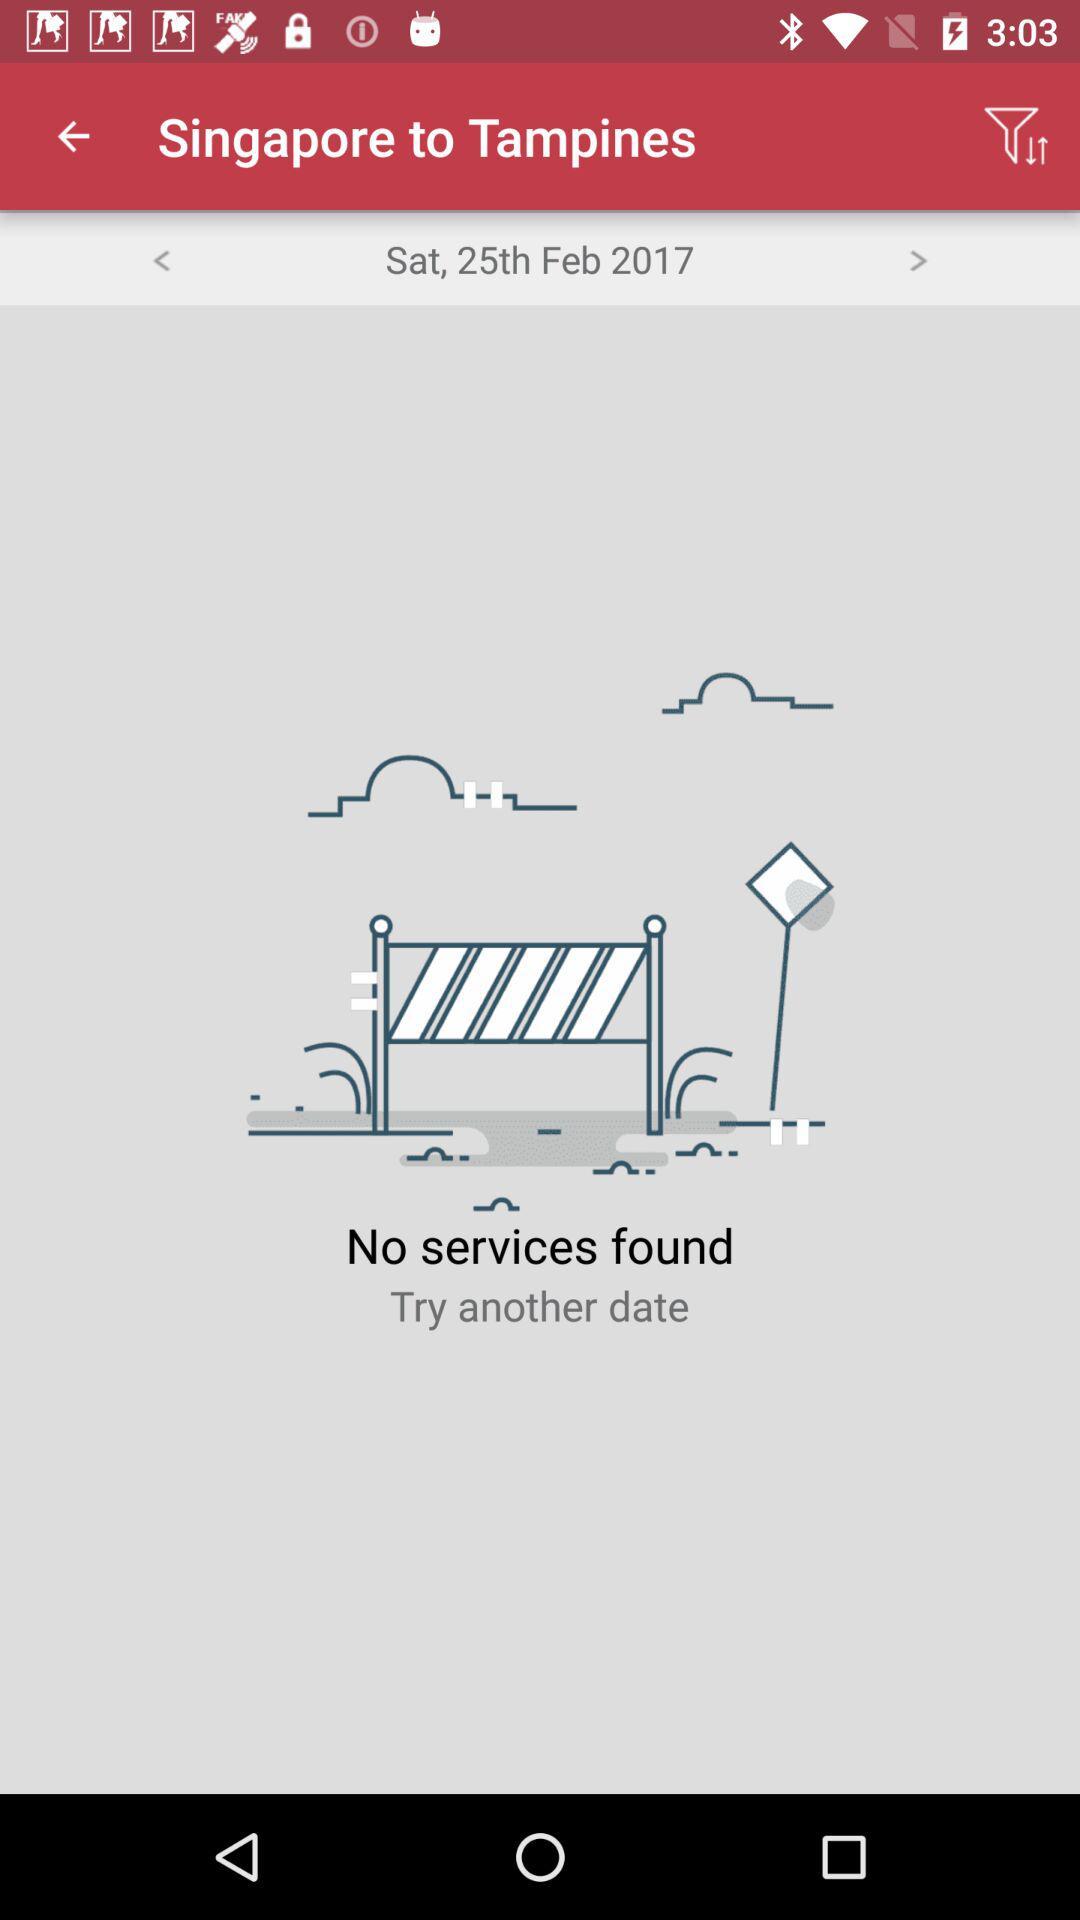 The image size is (1080, 1920). What do you see at coordinates (918, 257) in the screenshot?
I see `icon to the right of the sat 25th feb icon` at bounding box center [918, 257].